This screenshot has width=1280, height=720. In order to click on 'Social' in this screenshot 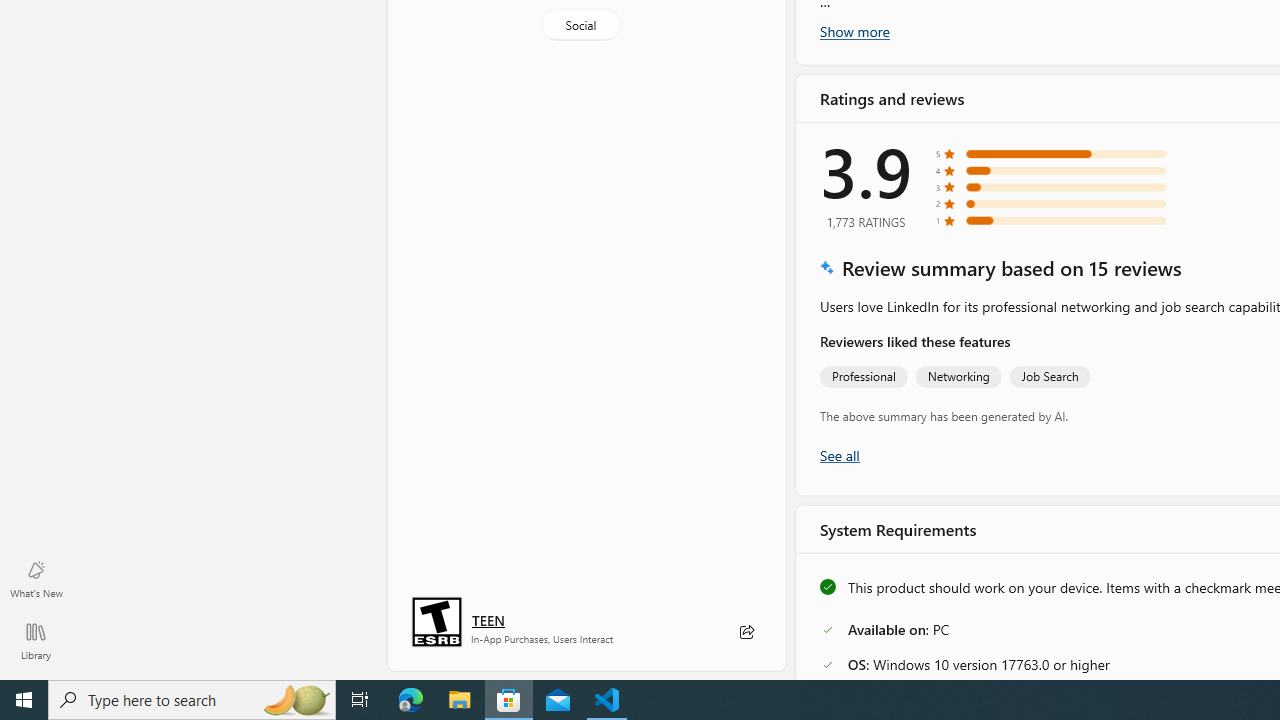, I will do `click(578, 24)`.